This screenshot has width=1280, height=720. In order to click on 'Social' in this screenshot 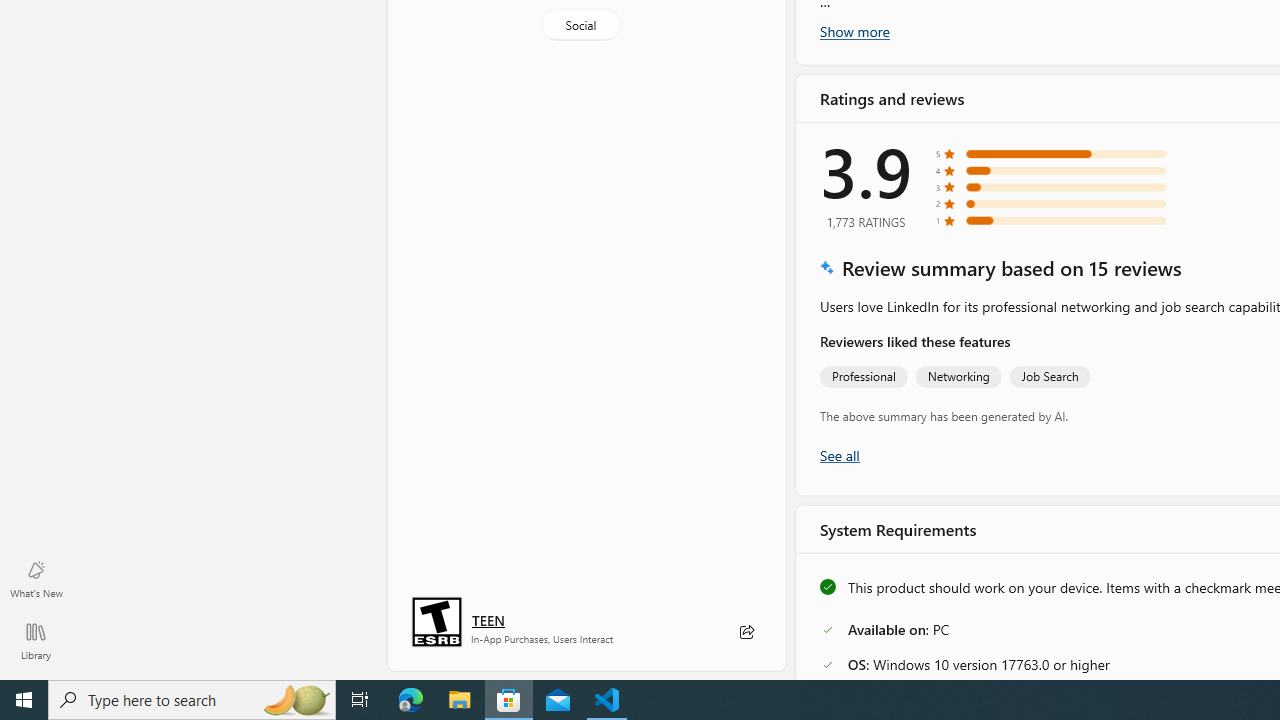, I will do `click(578, 24)`.